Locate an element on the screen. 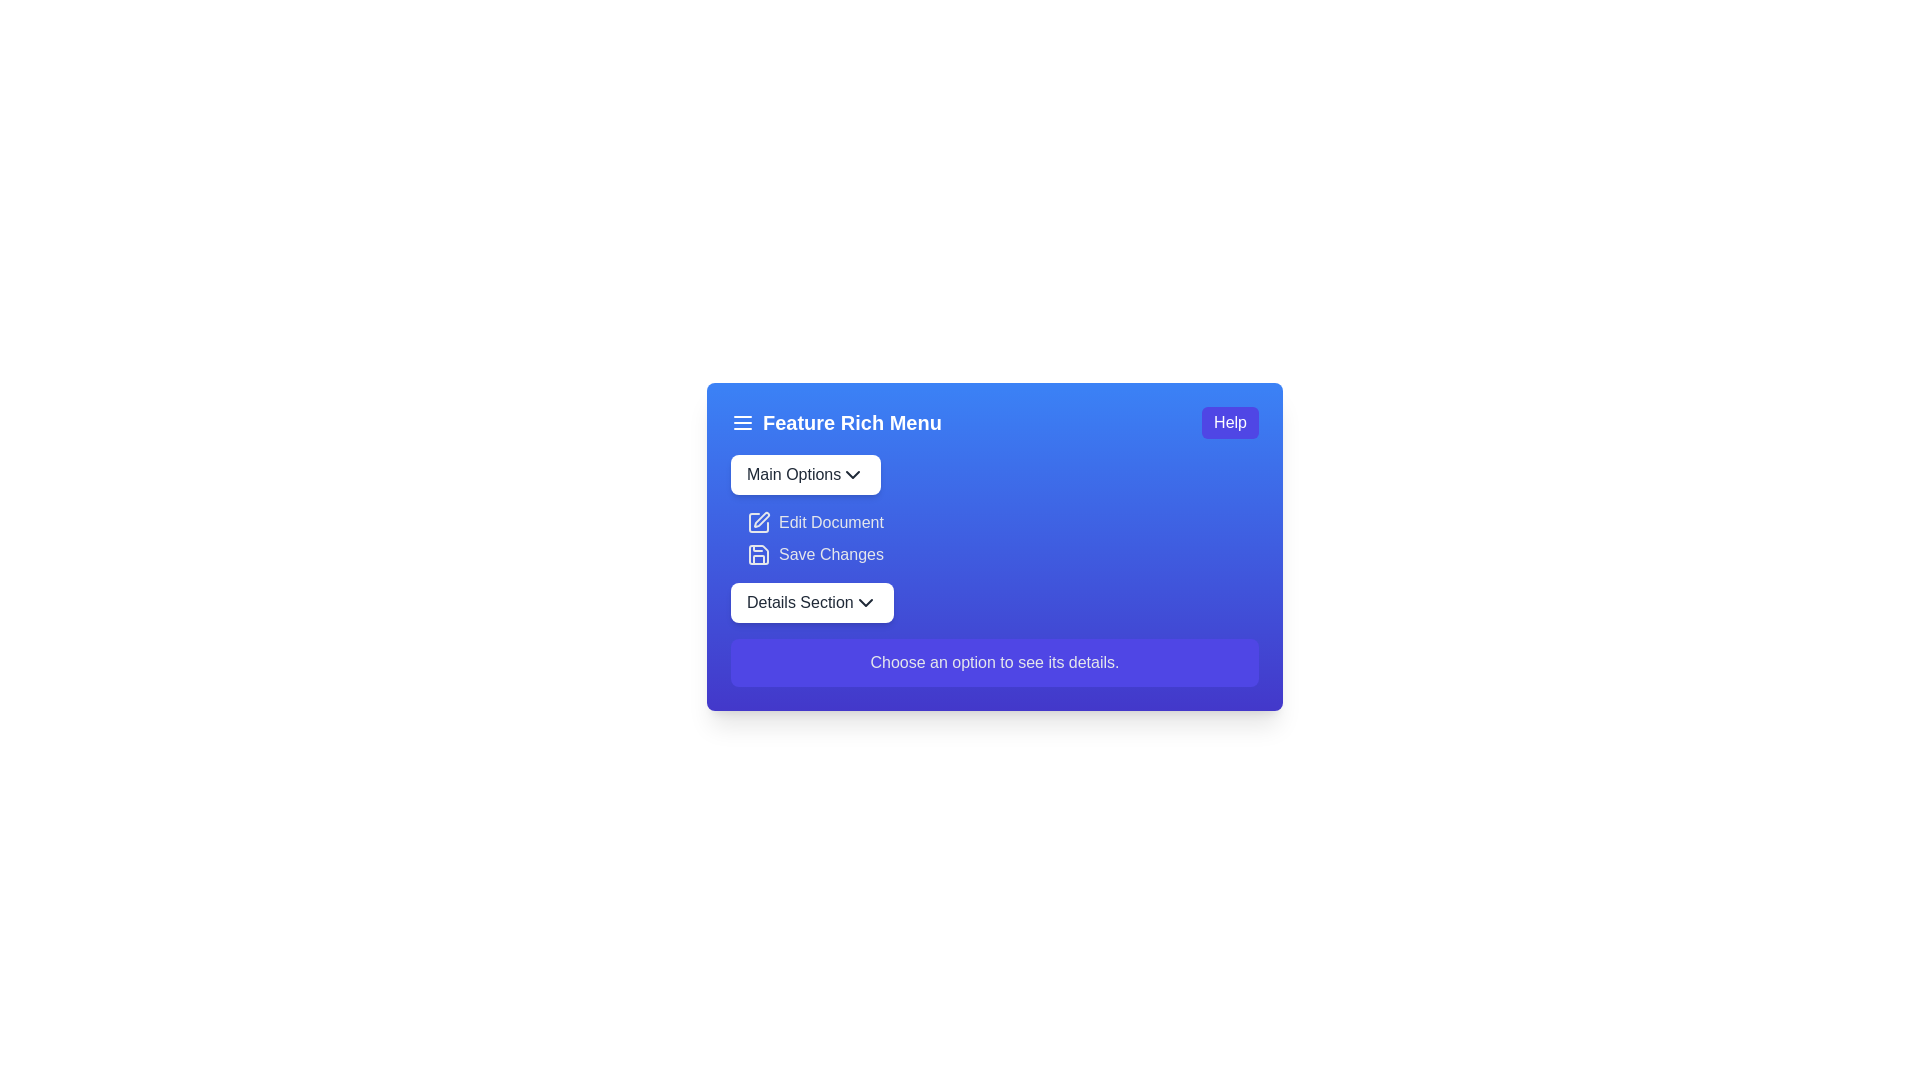 This screenshot has width=1920, height=1080. the chevron icon located at the extreme right end of the 'Details Section' button is located at coordinates (865, 601).